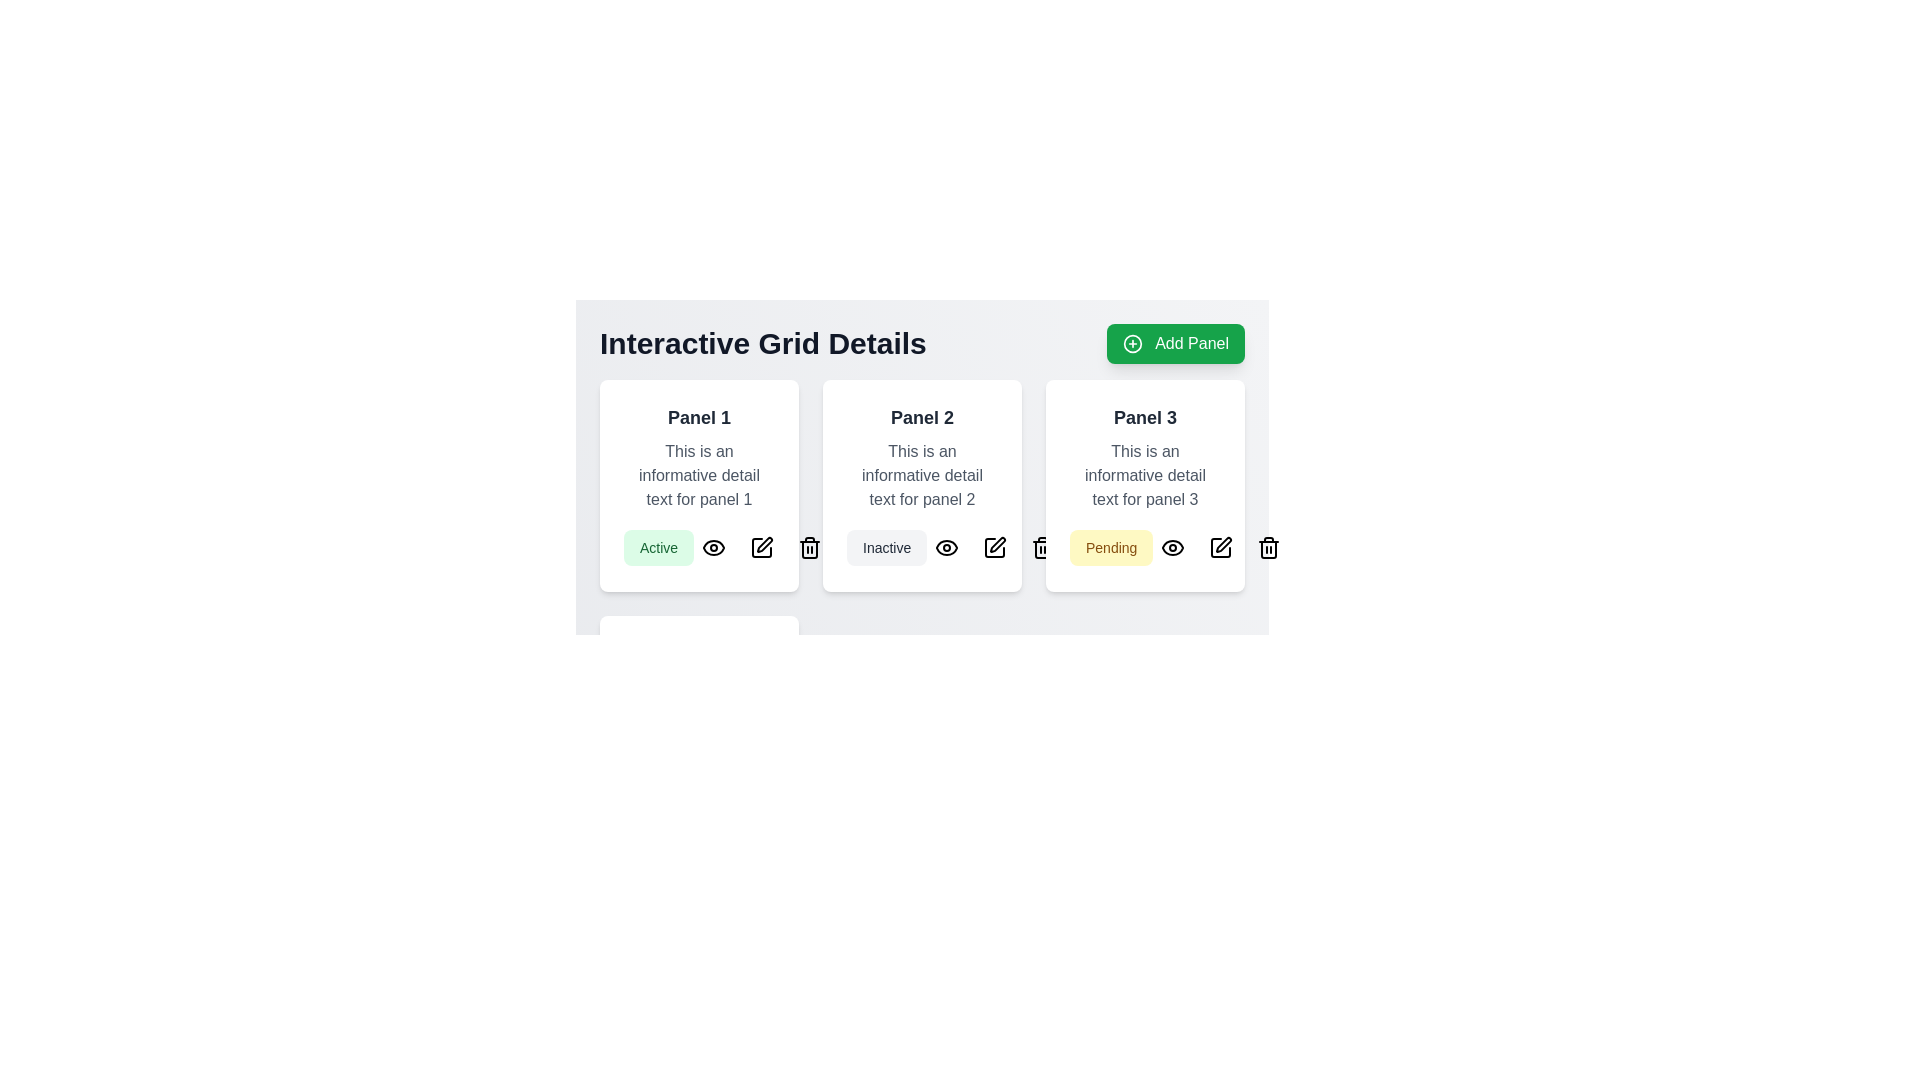  Describe the element at coordinates (995, 547) in the screenshot. I see `the edit button with a pencil icon located in the bottom action bar of 'Panel 2'` at that location.